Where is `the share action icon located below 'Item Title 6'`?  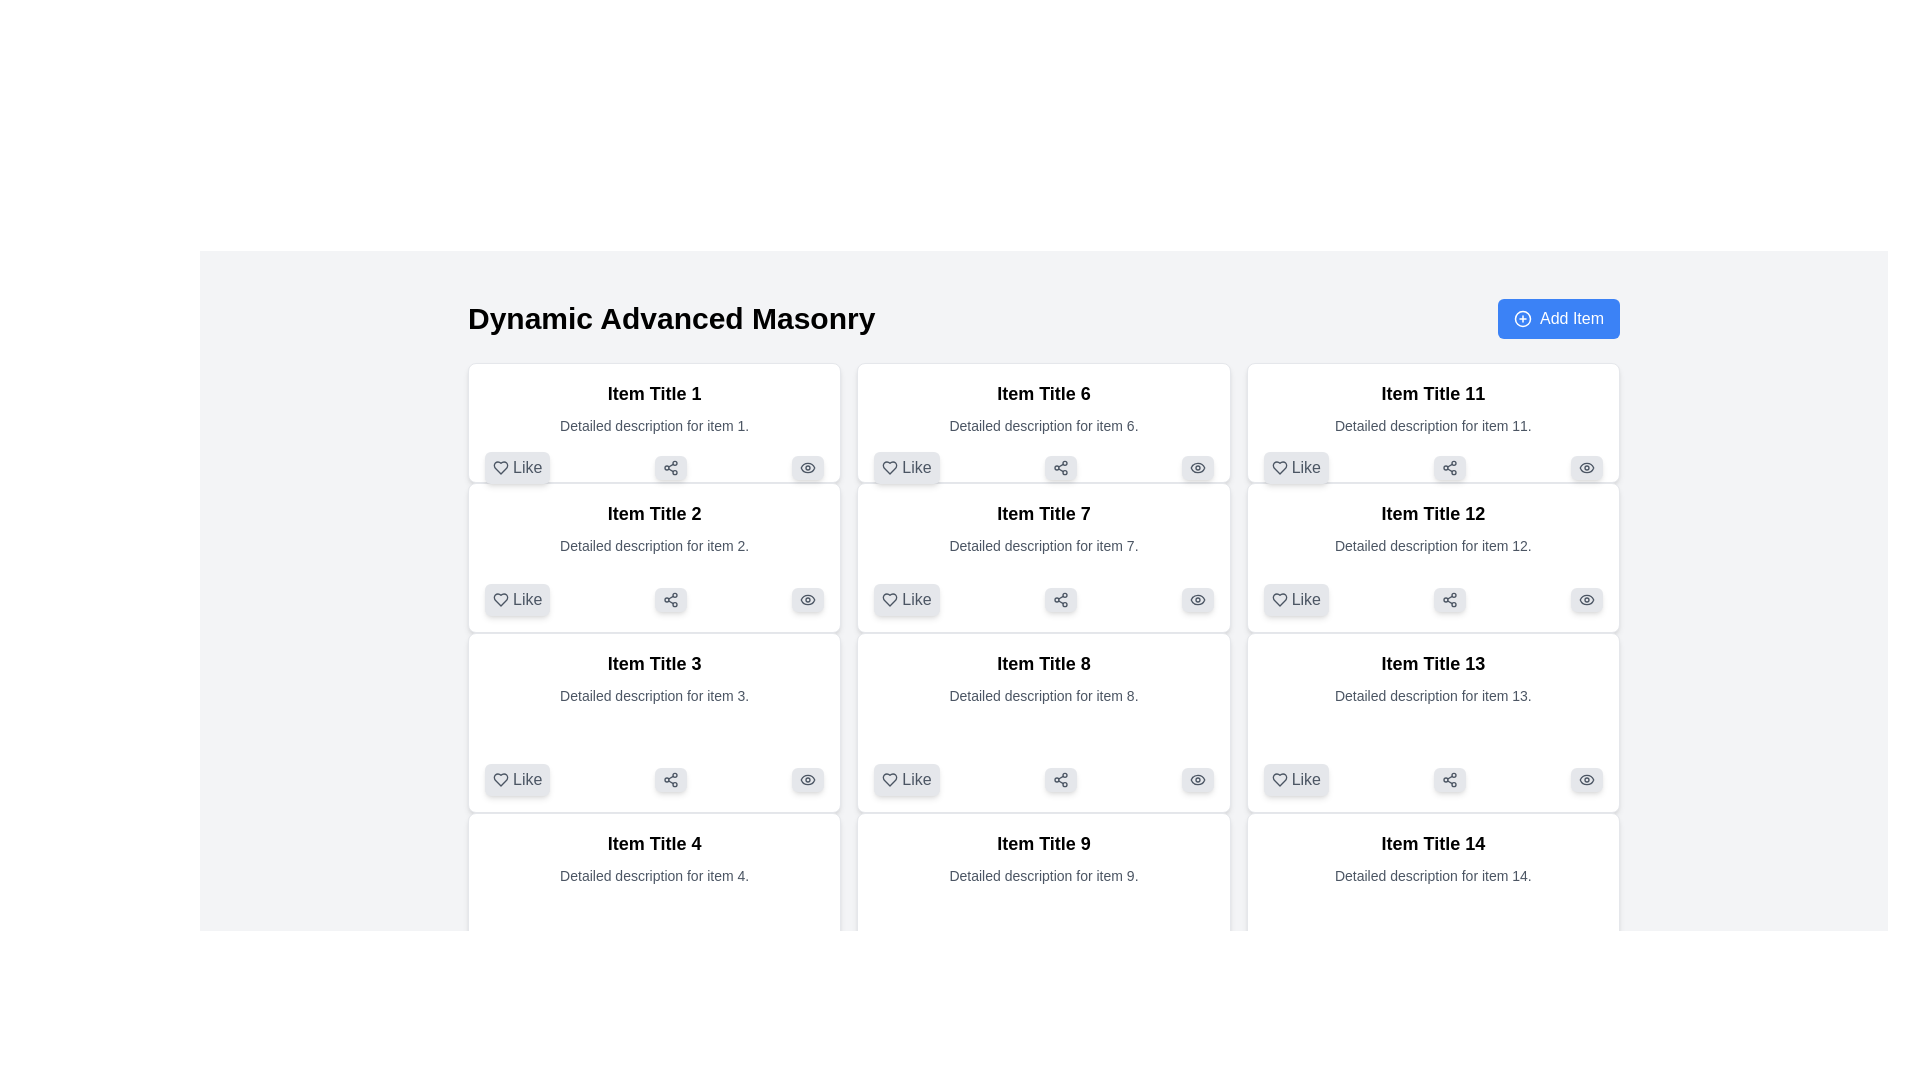 the share action icon located below 'Item Title 6' is located at coordinates (1059, 467).